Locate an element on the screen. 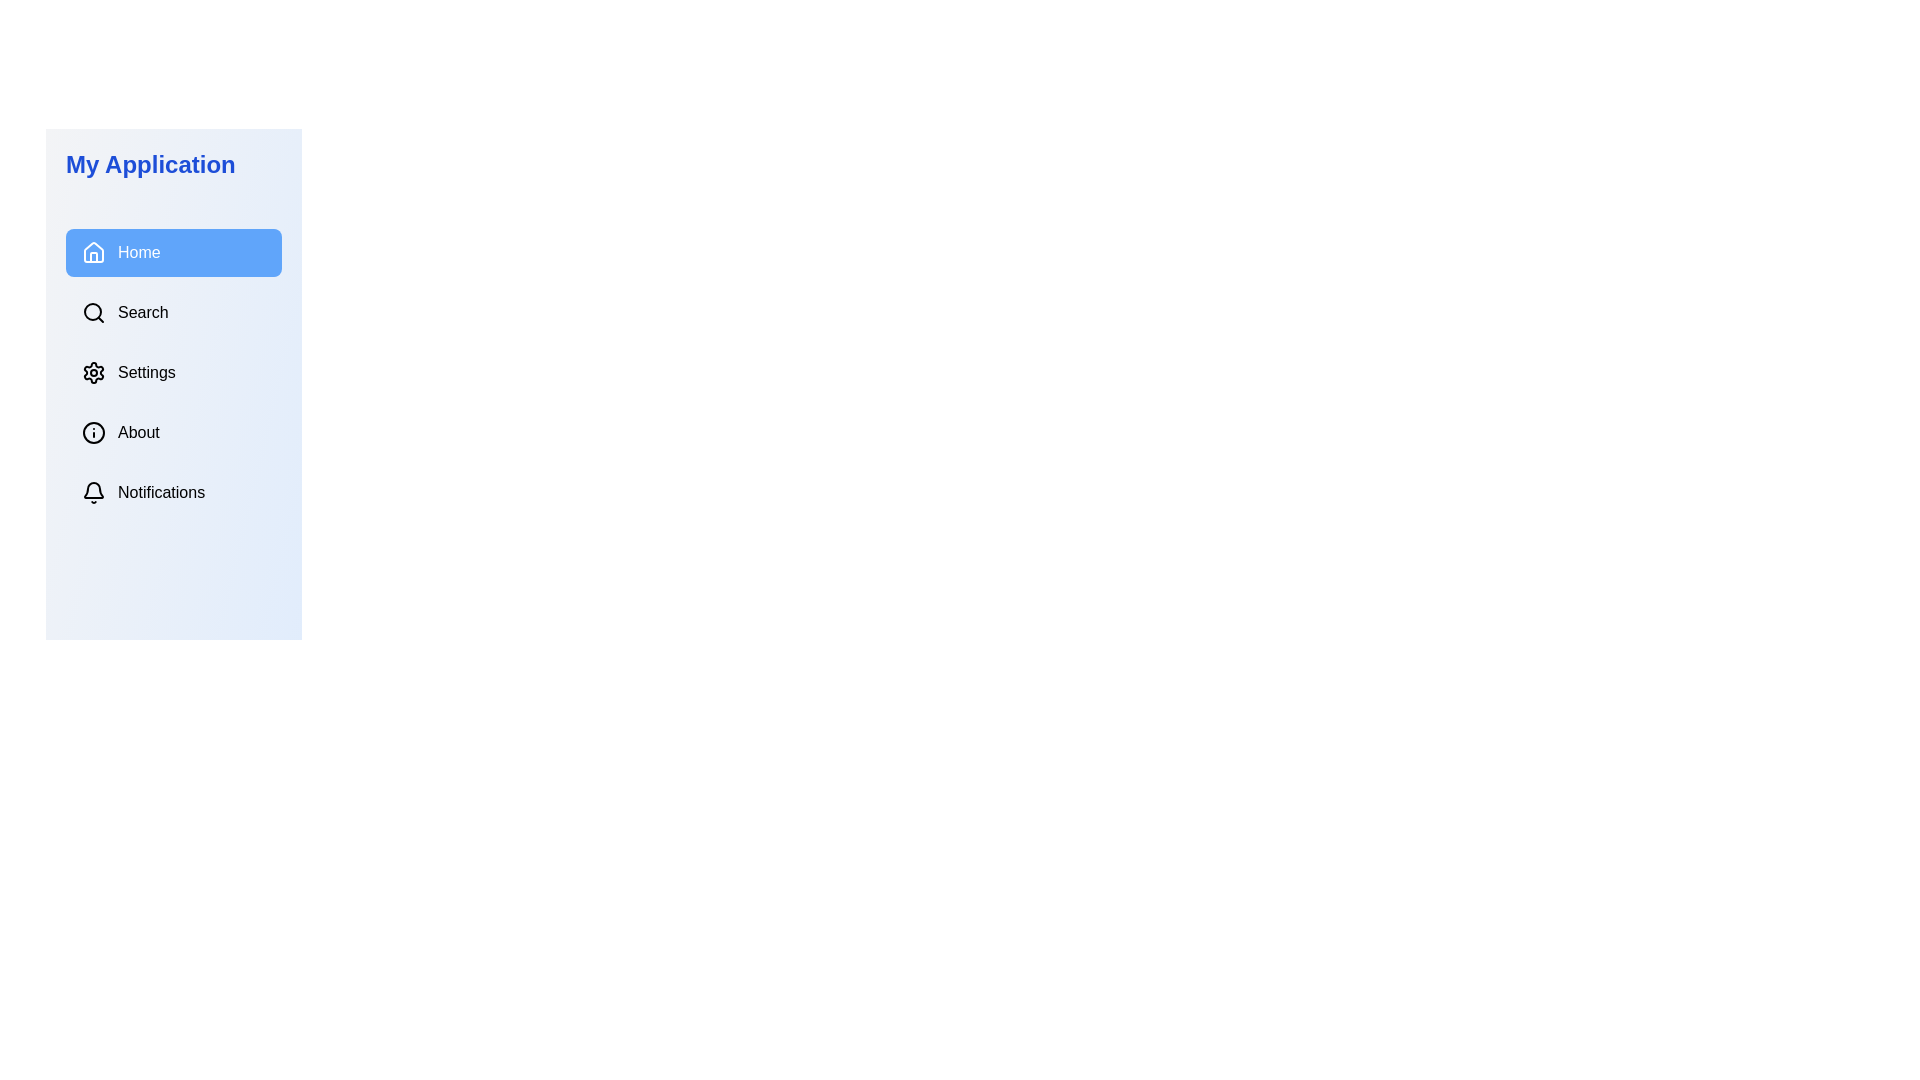 The image size is (1920, 1080). the fifth button in the vertical menu on the left sidebar is located at coordinates (173, 493).